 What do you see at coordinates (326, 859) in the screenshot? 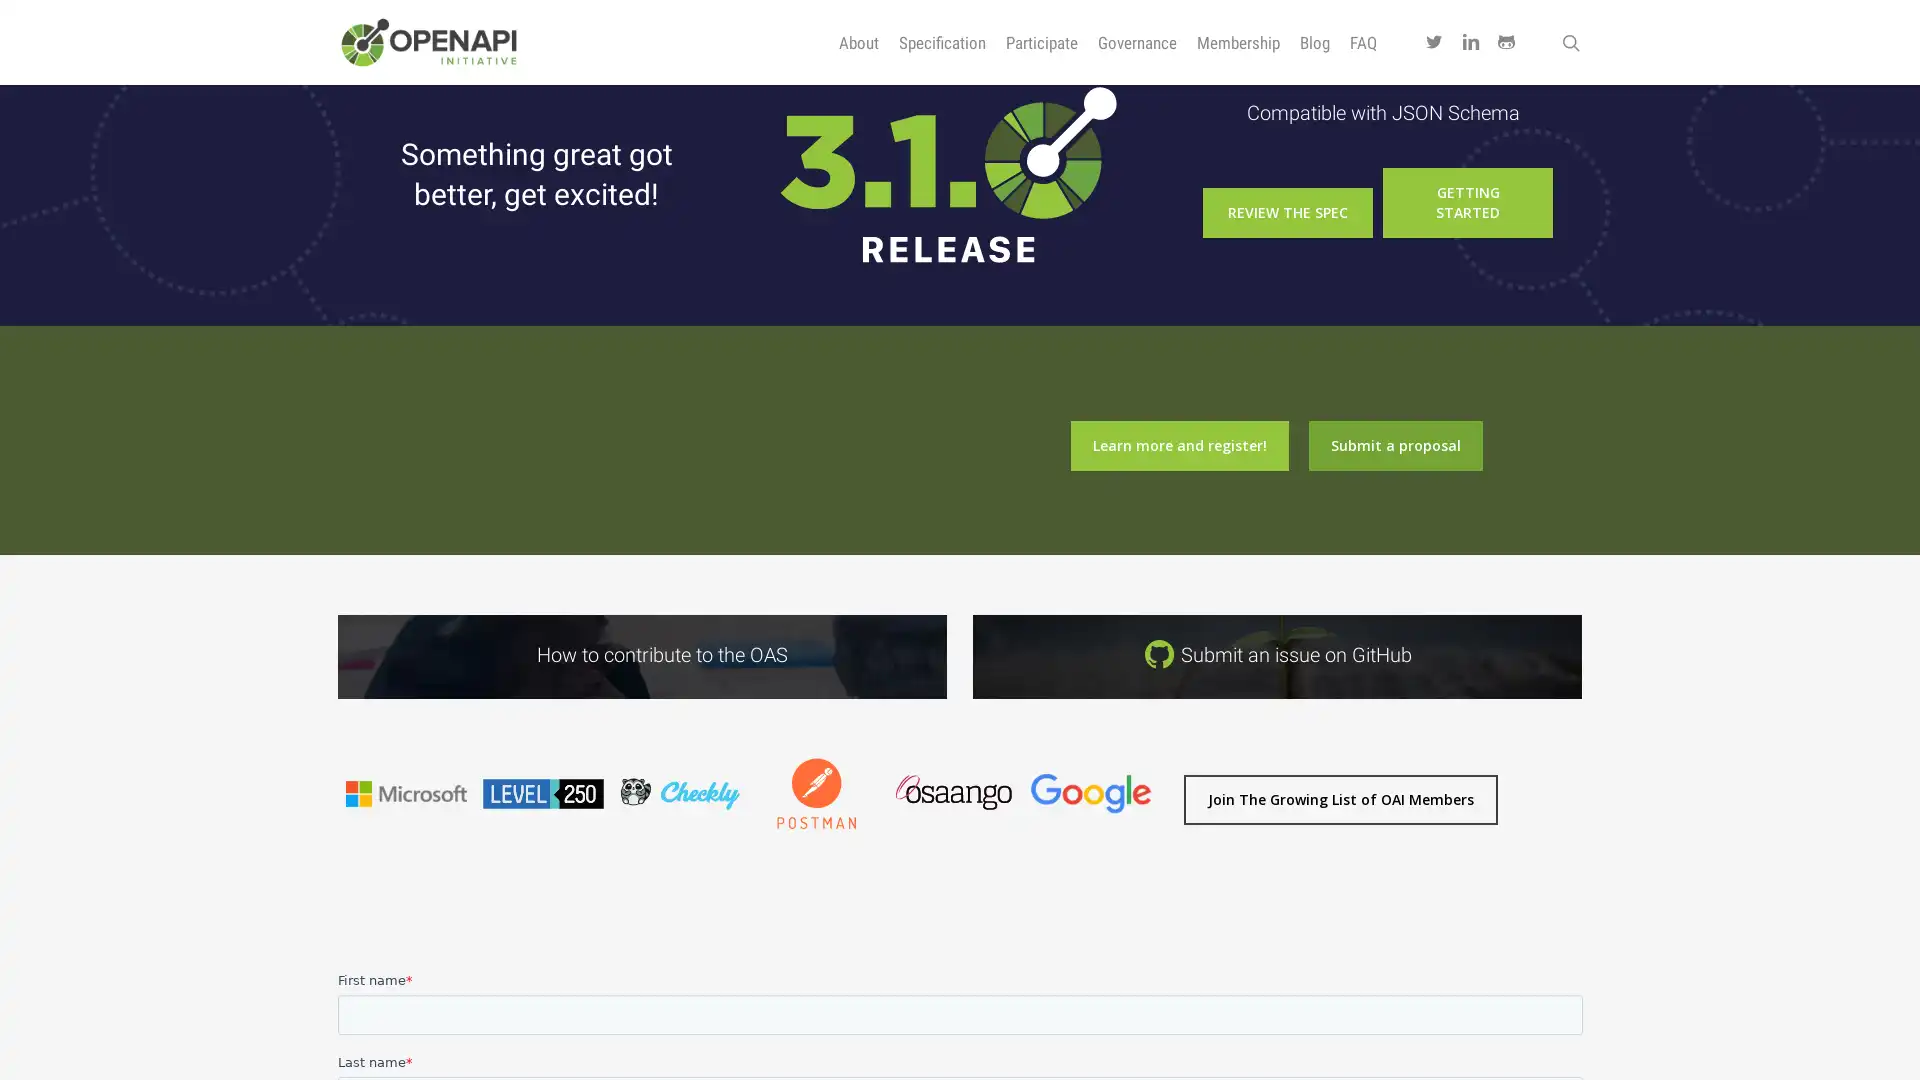
I see `Previous` at bounding box center [326, 859].